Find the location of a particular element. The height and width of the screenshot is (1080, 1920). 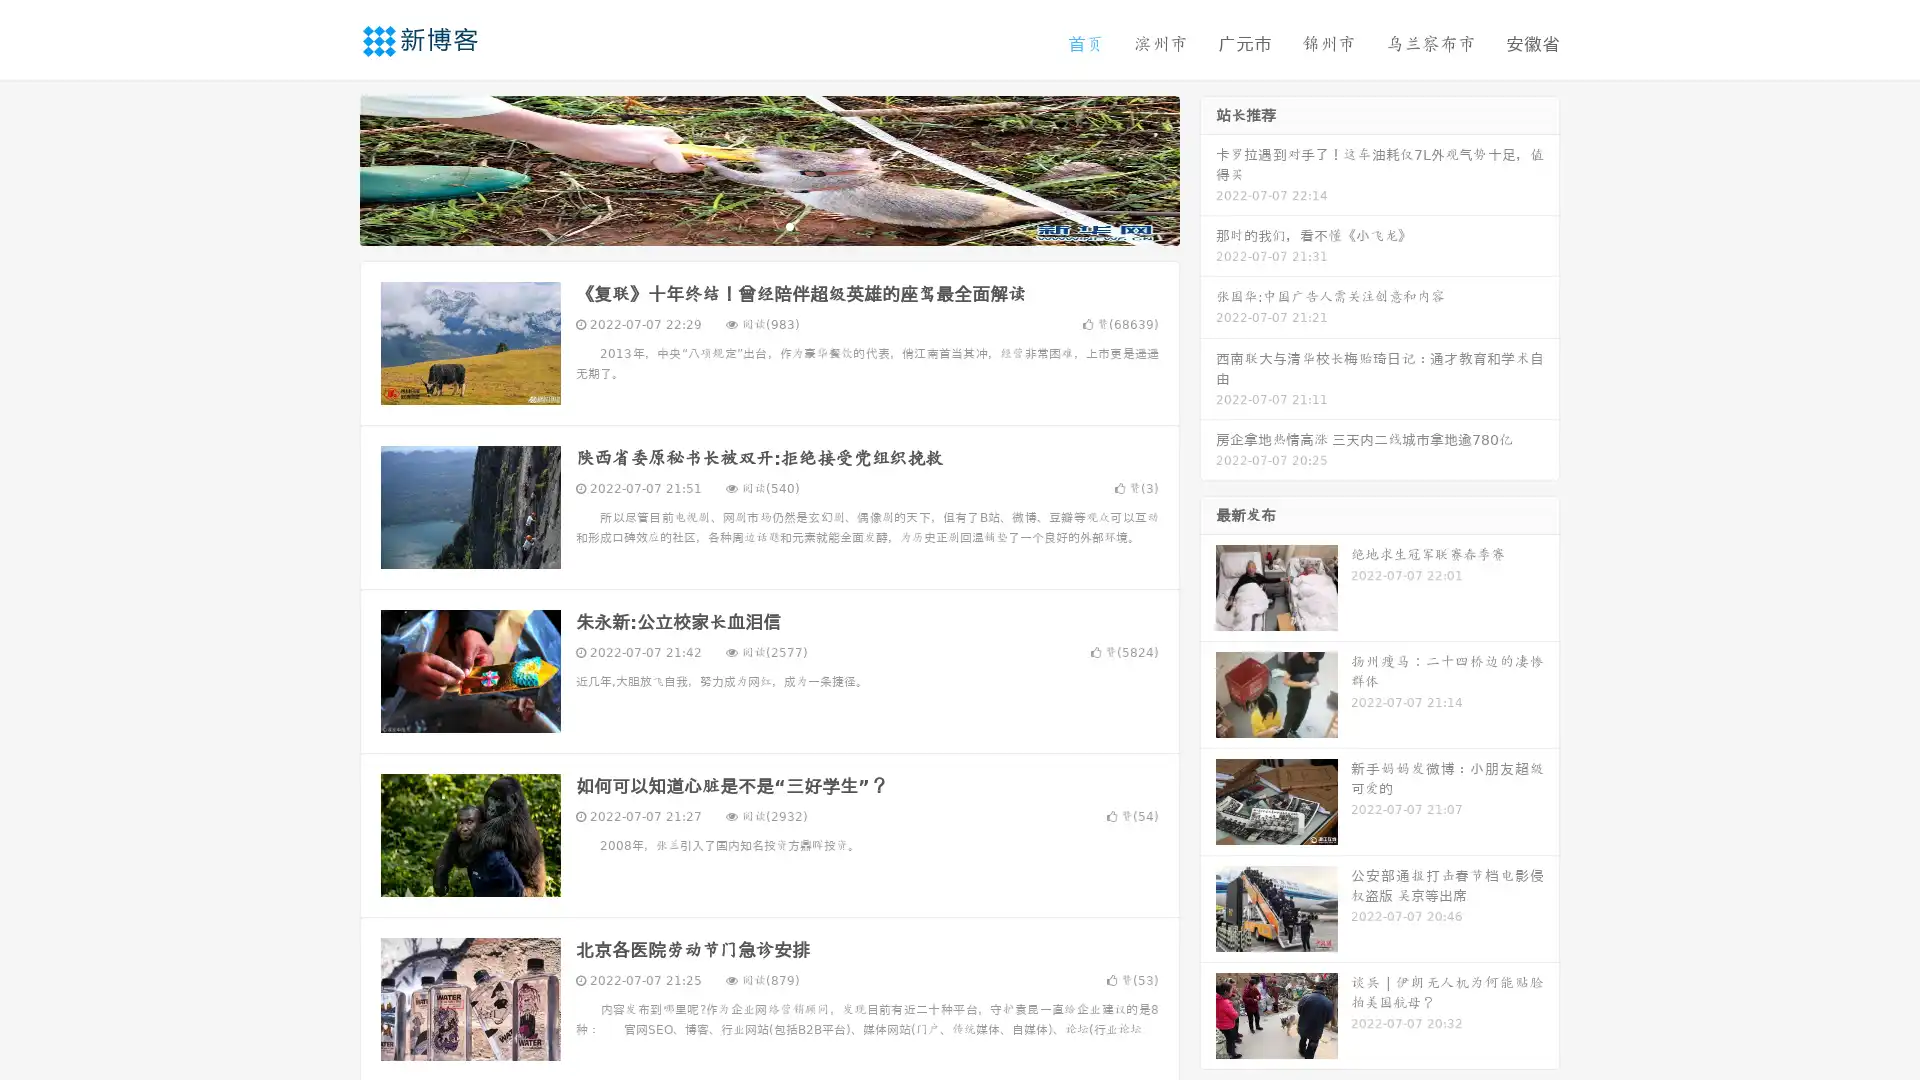

Previous slide is located at coordinates (330, 168).